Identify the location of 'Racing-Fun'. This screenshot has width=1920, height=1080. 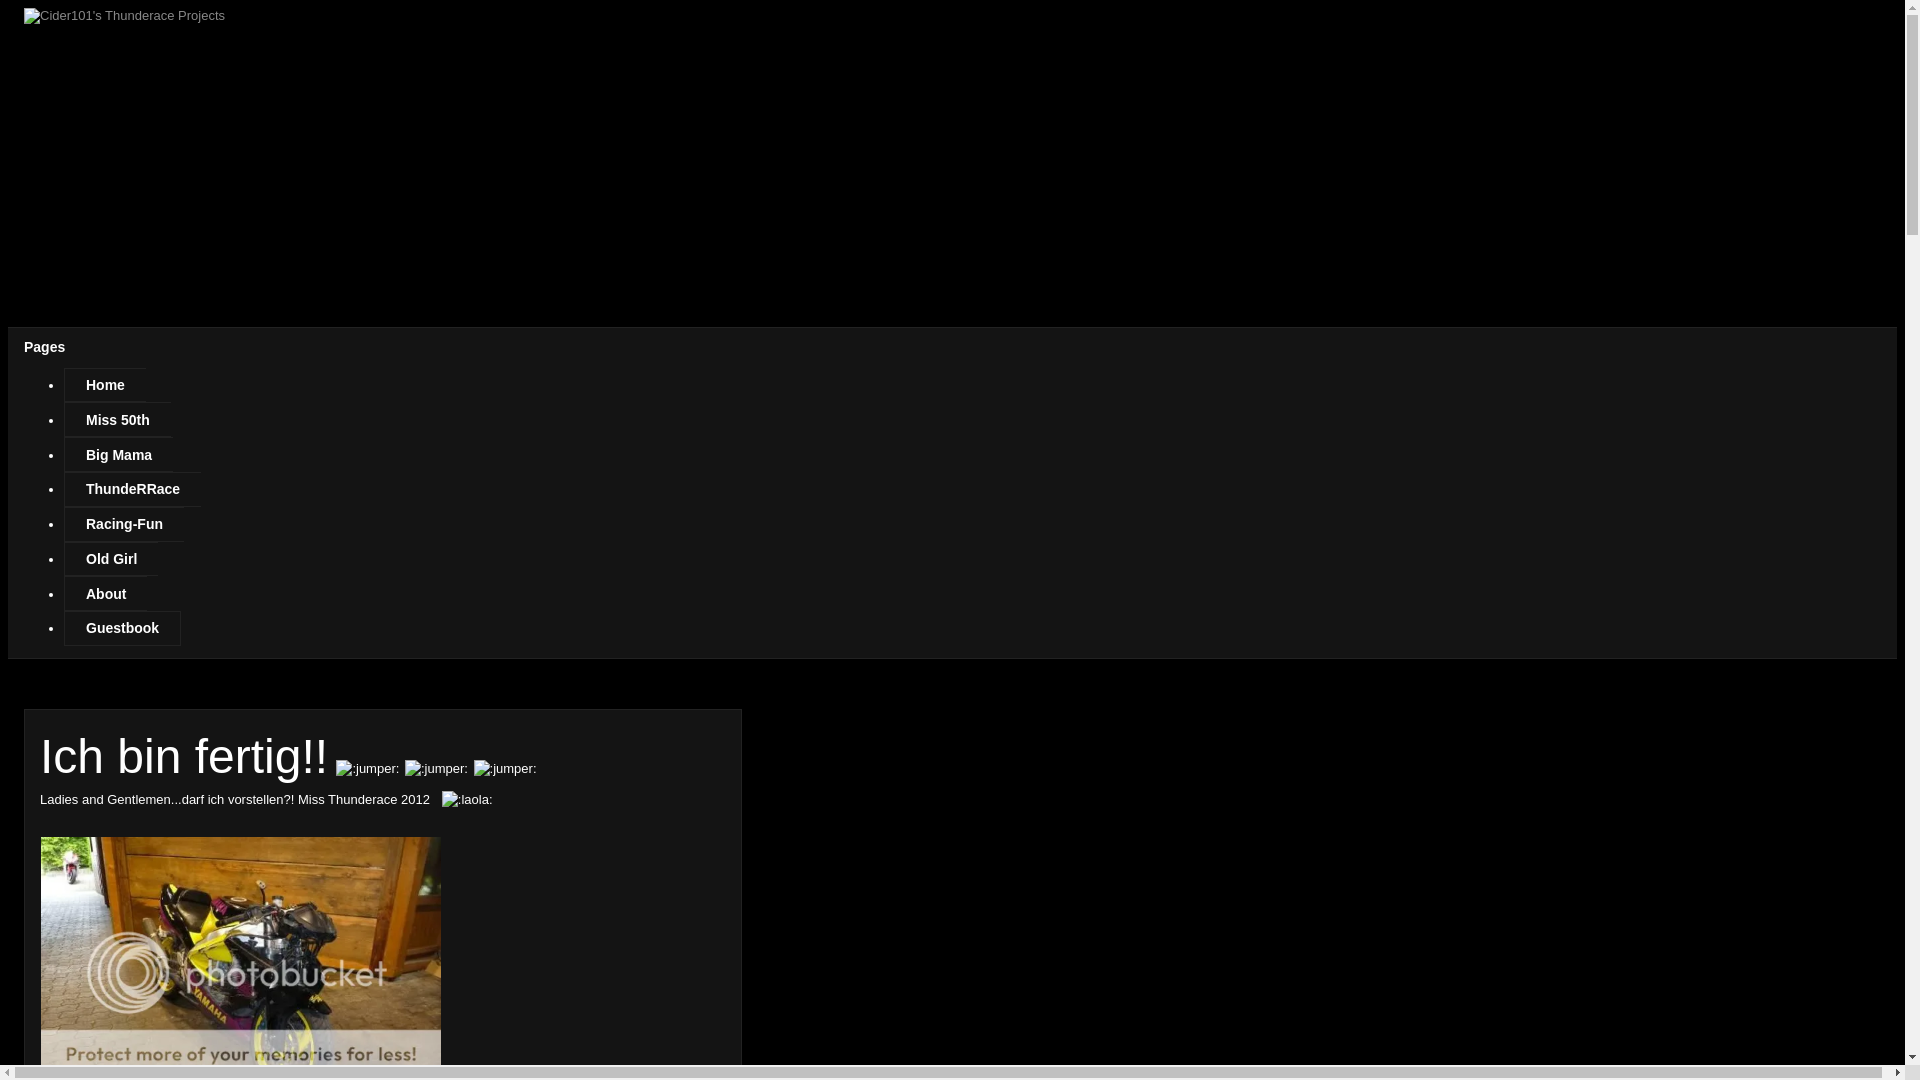
(123, 523).